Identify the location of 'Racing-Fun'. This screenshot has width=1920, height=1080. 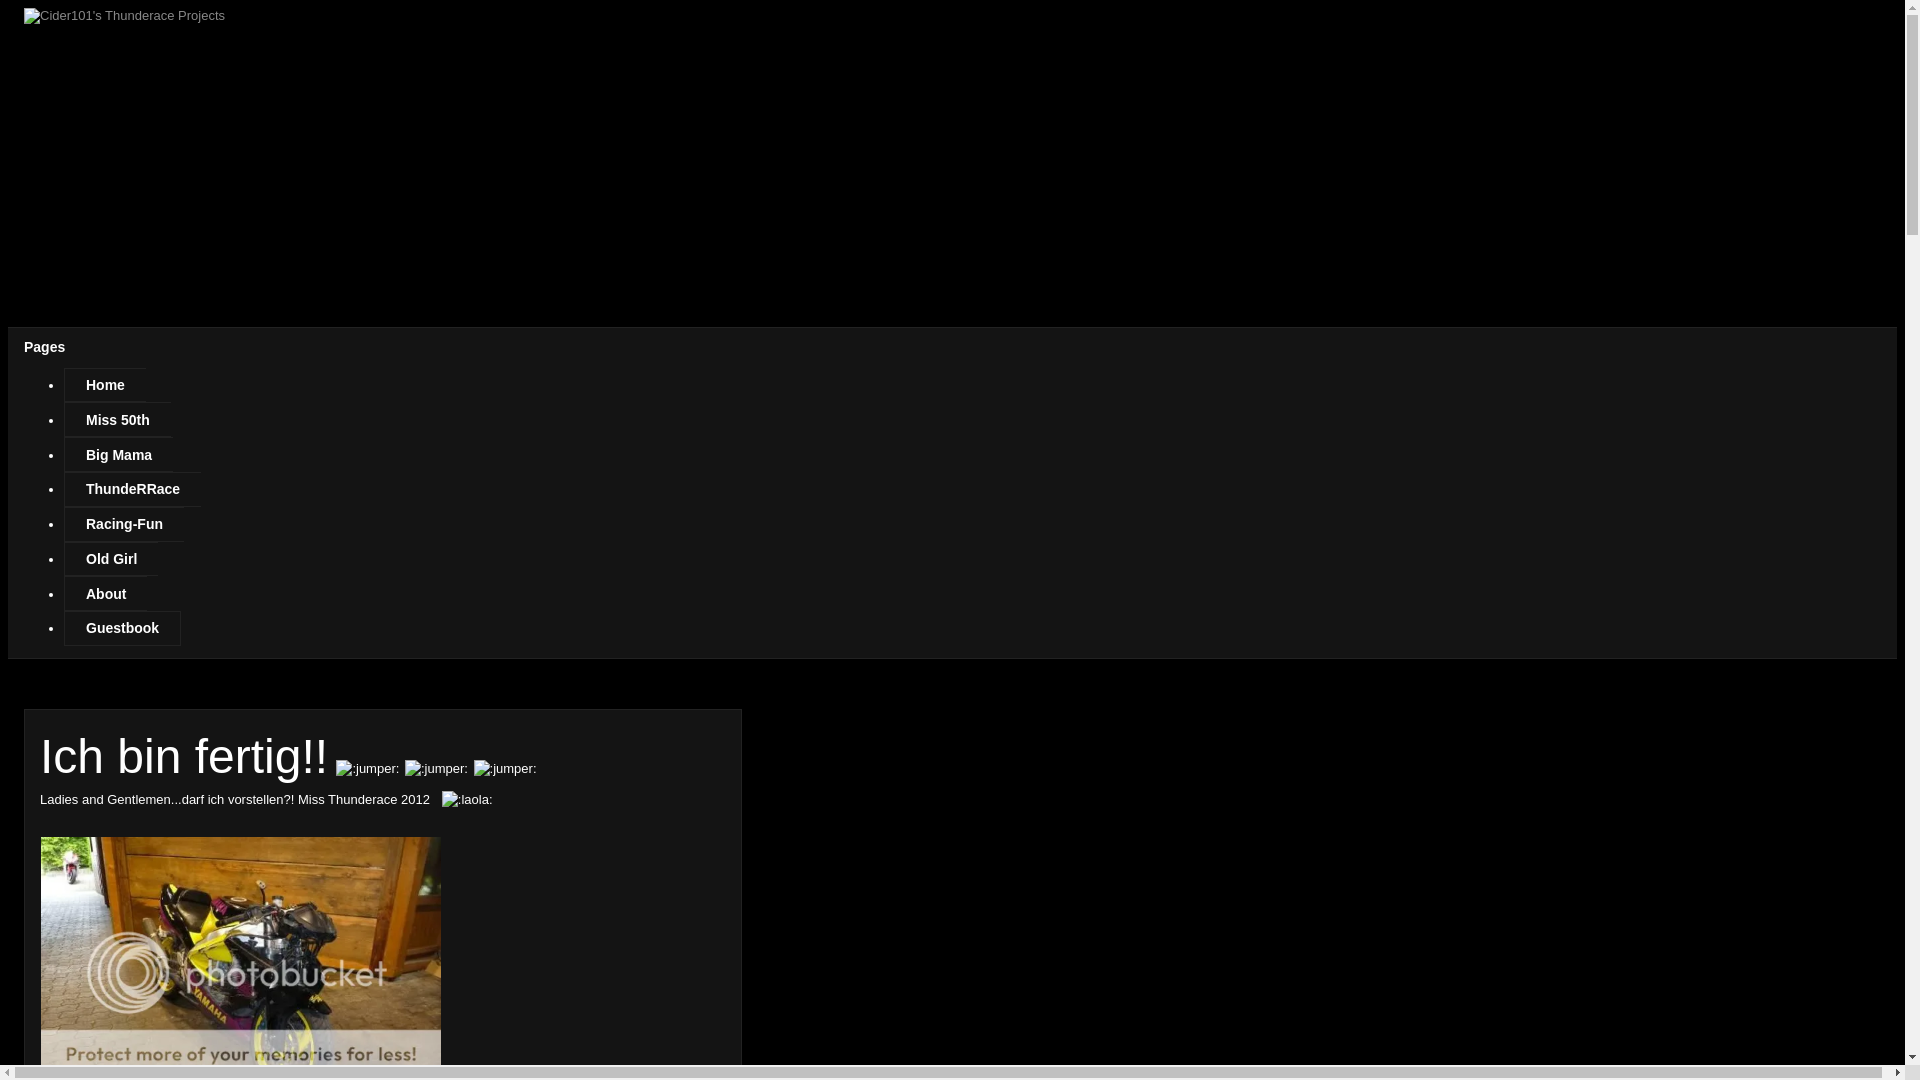
(123, 523).